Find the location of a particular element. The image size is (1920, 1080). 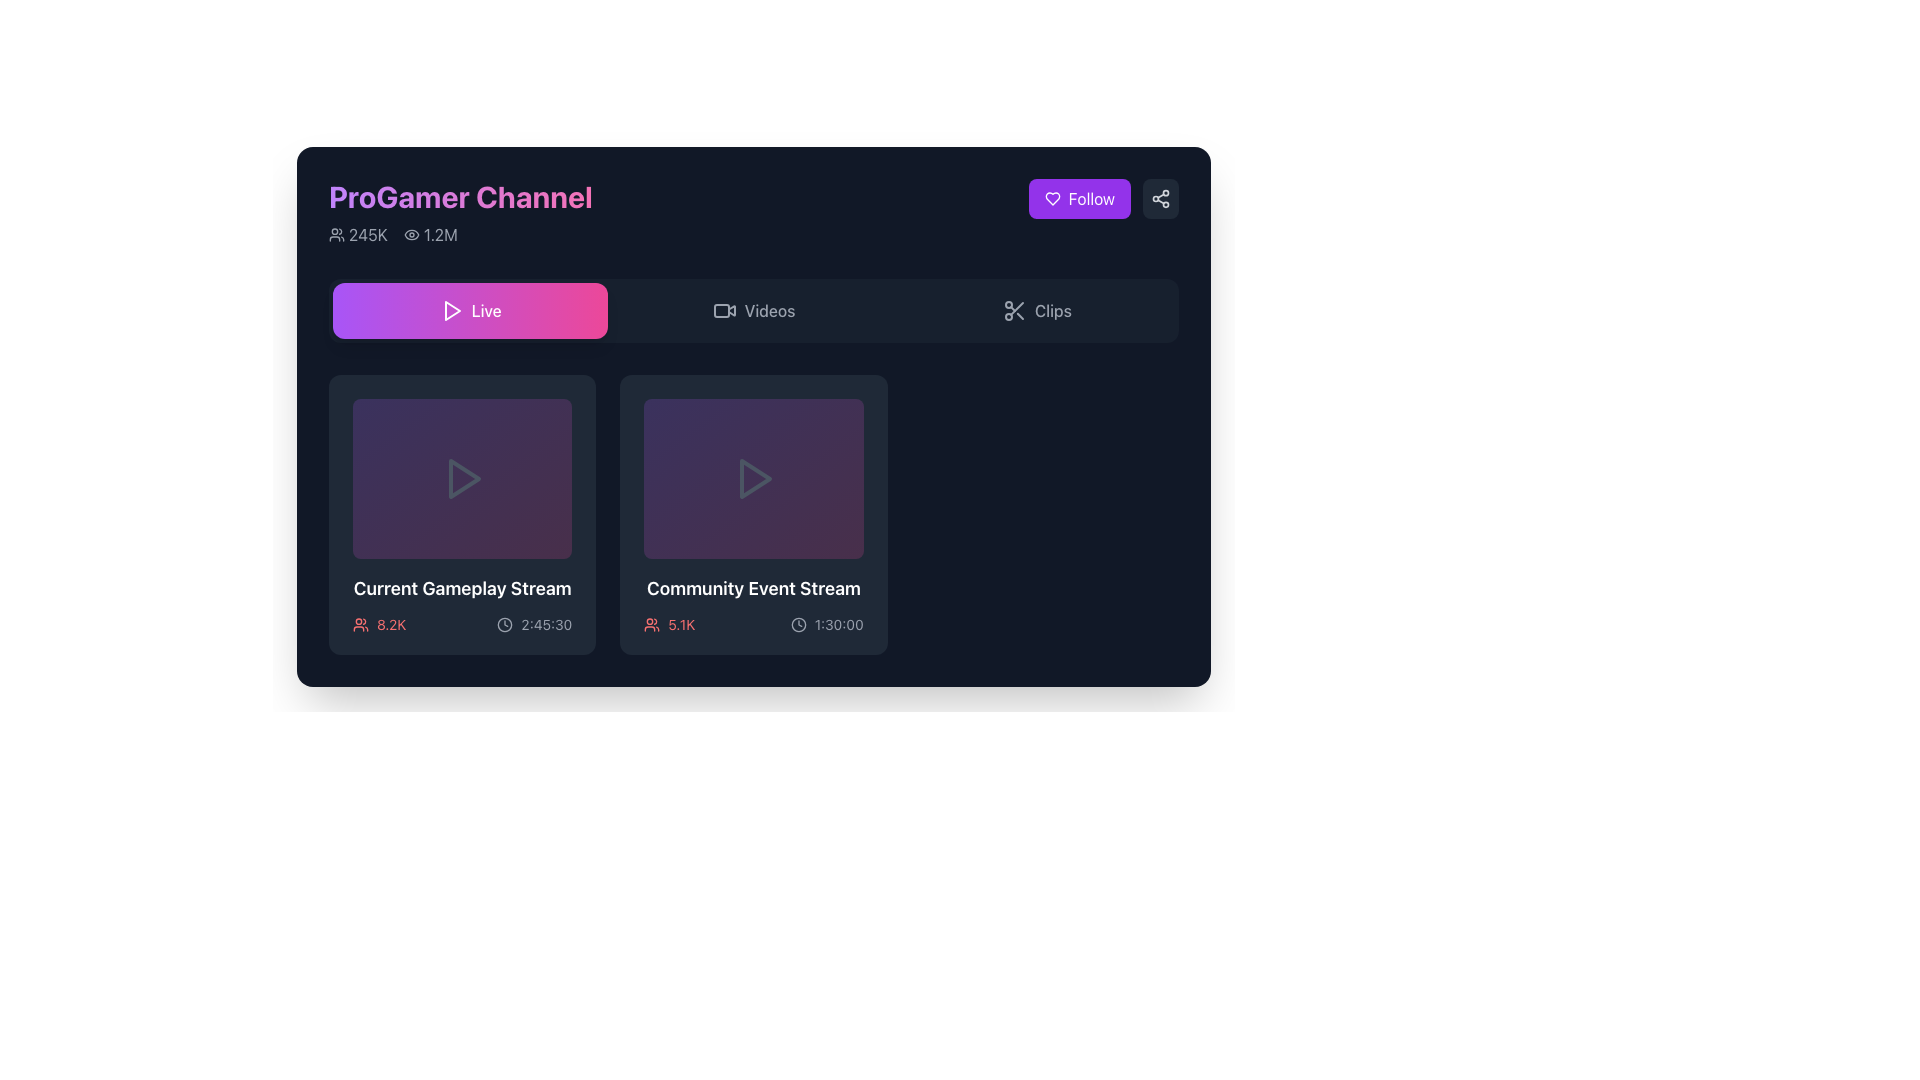

the 'Videos' text label, which is styled with medium font weight and gray color, located in the horizontal menu bar between the 'Live' button and 'Clips' menu item is located at coordinates (768, 311).